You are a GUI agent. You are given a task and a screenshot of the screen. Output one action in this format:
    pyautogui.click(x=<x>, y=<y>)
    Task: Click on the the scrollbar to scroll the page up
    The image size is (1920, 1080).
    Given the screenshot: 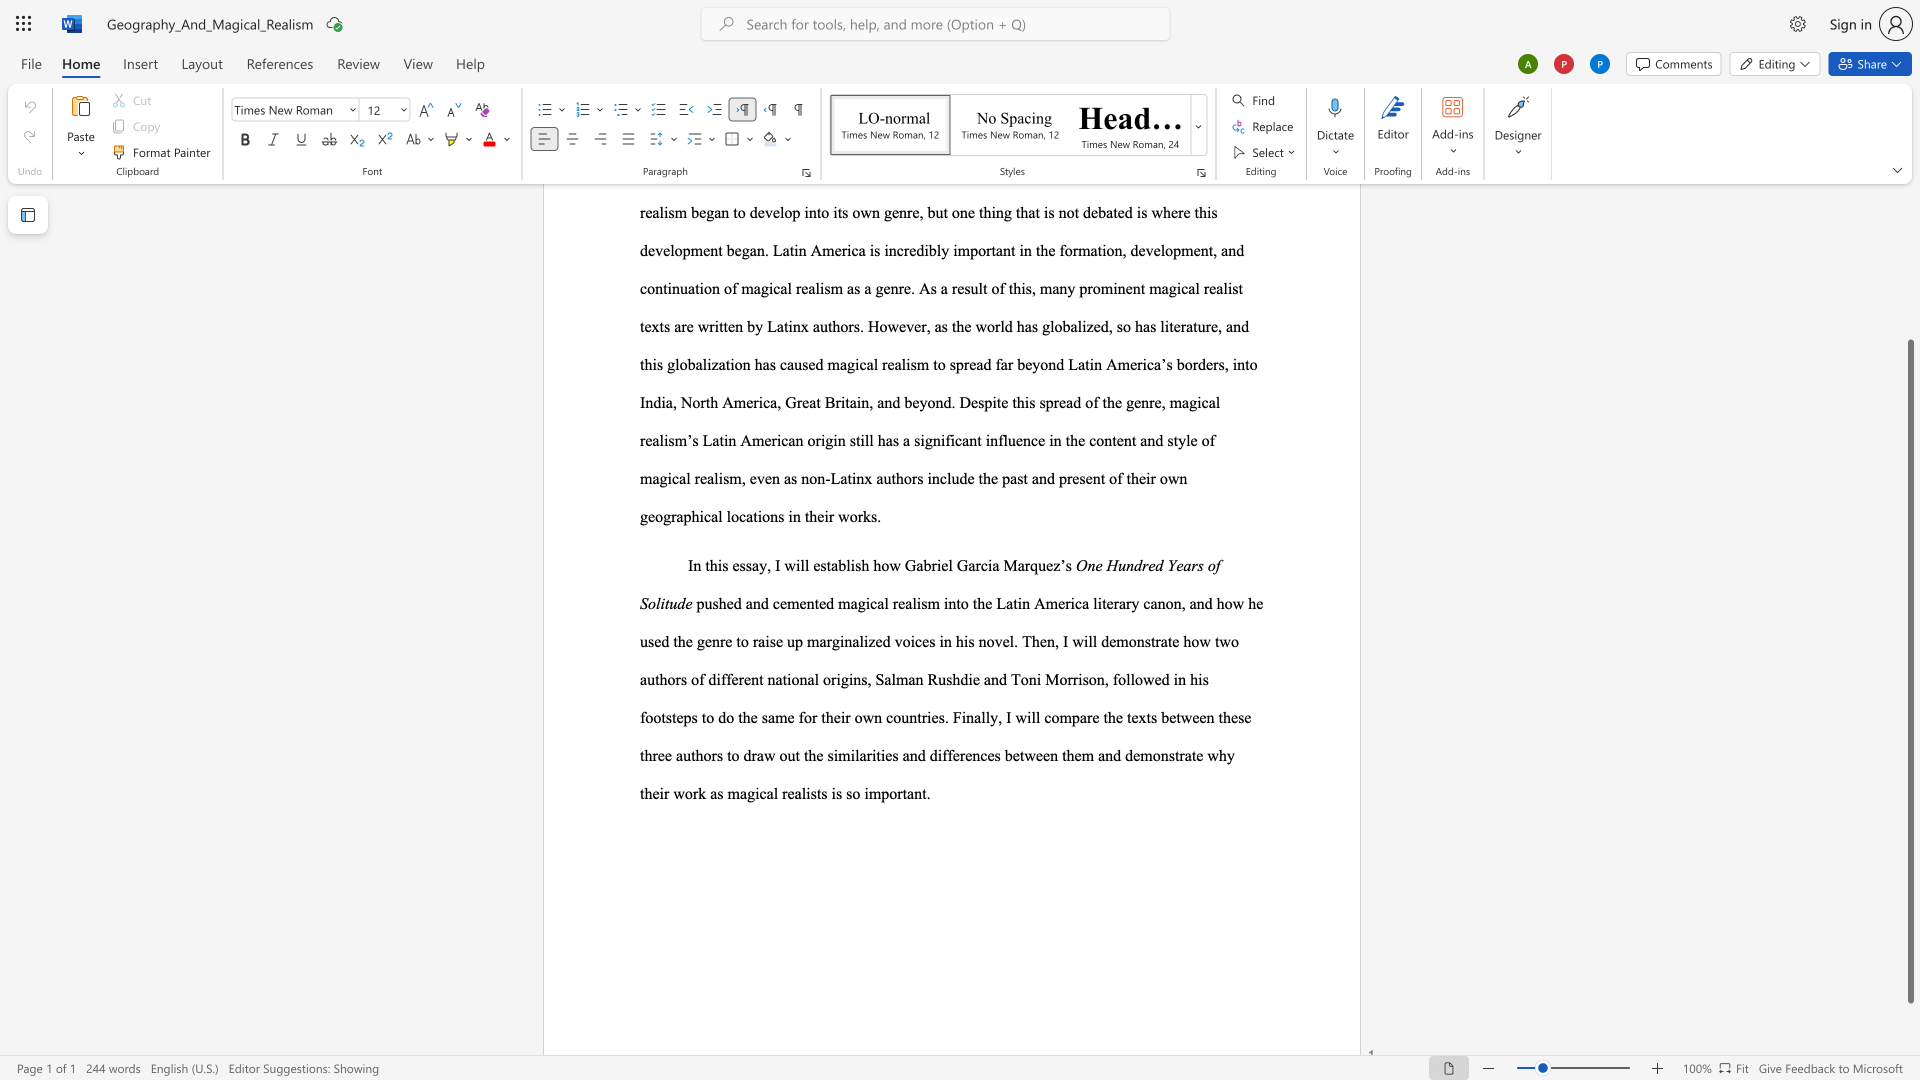 What is the action you would take?
    pyautogui.click(x=1909, y=289)
    